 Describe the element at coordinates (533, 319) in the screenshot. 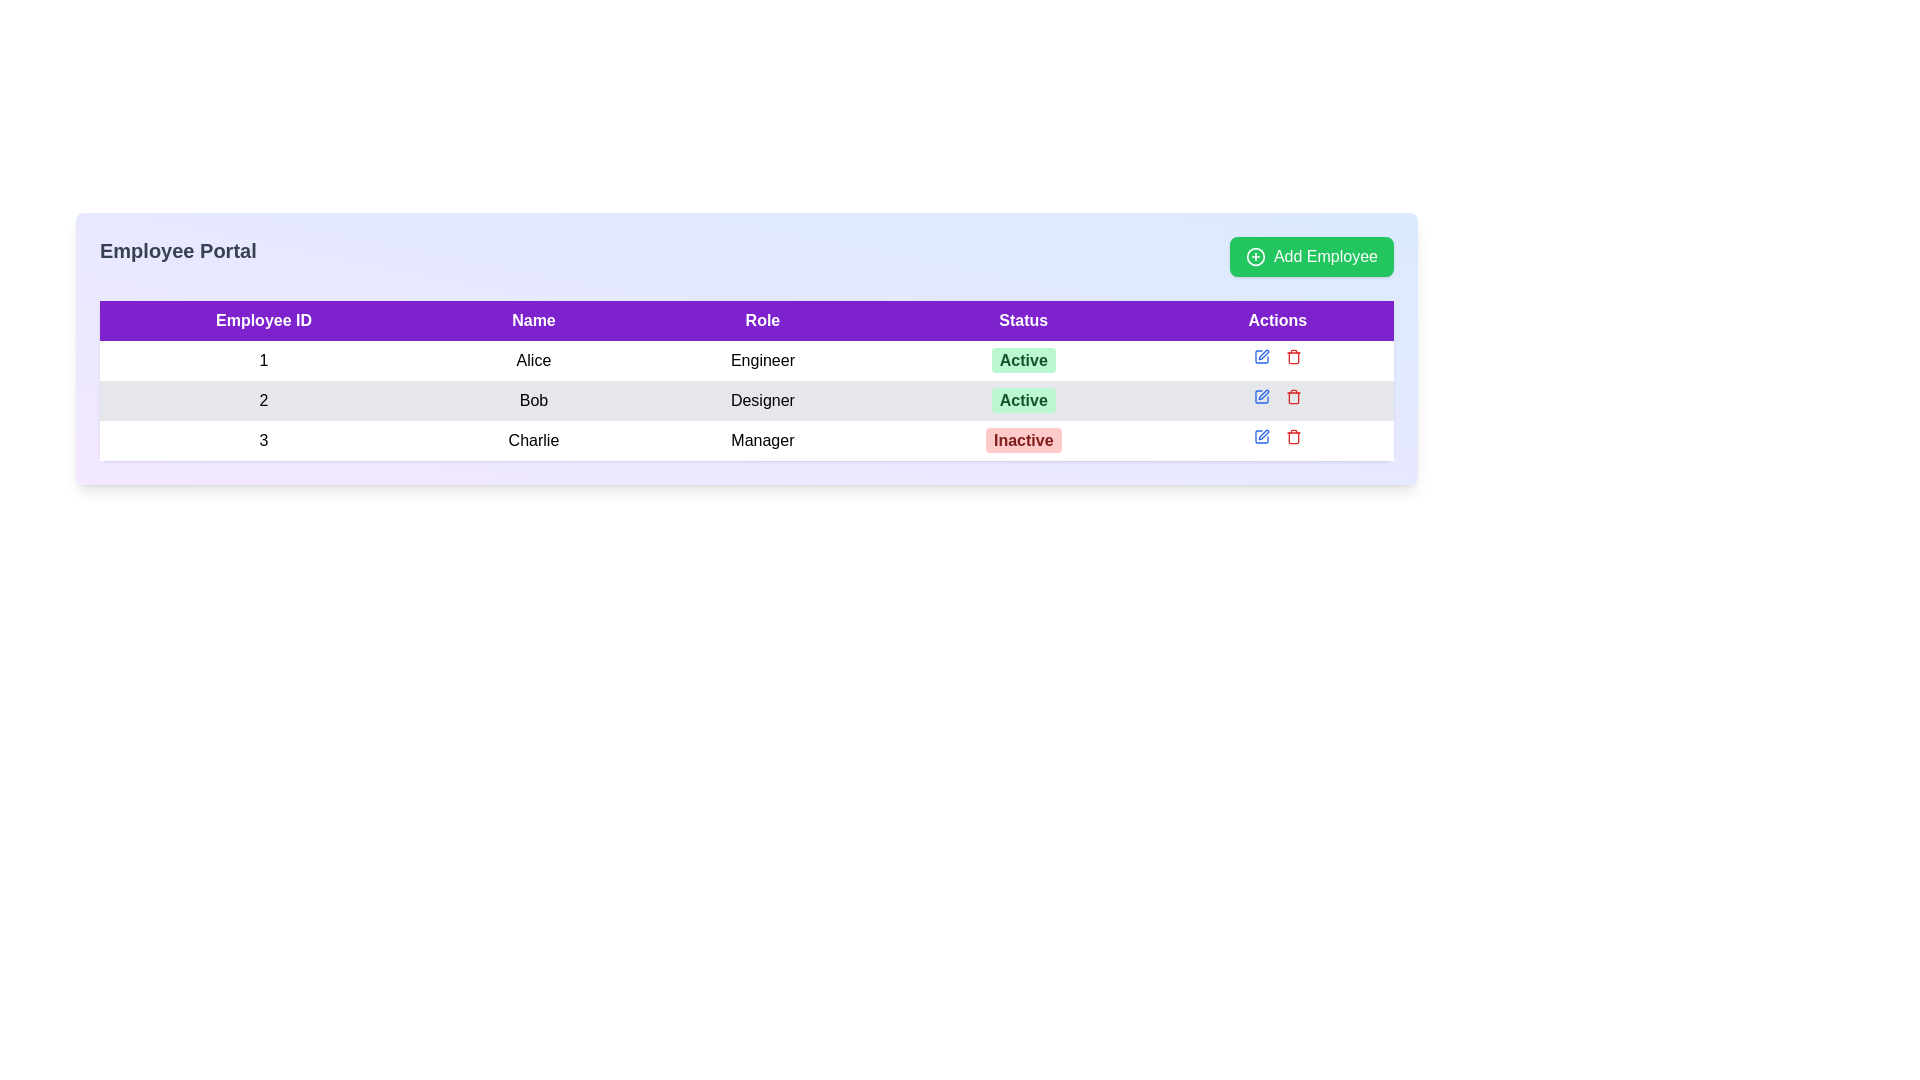

I see `the table header cell labeled 'Name' to sort the column, which is the second cell in the header row of the data table` at that location.